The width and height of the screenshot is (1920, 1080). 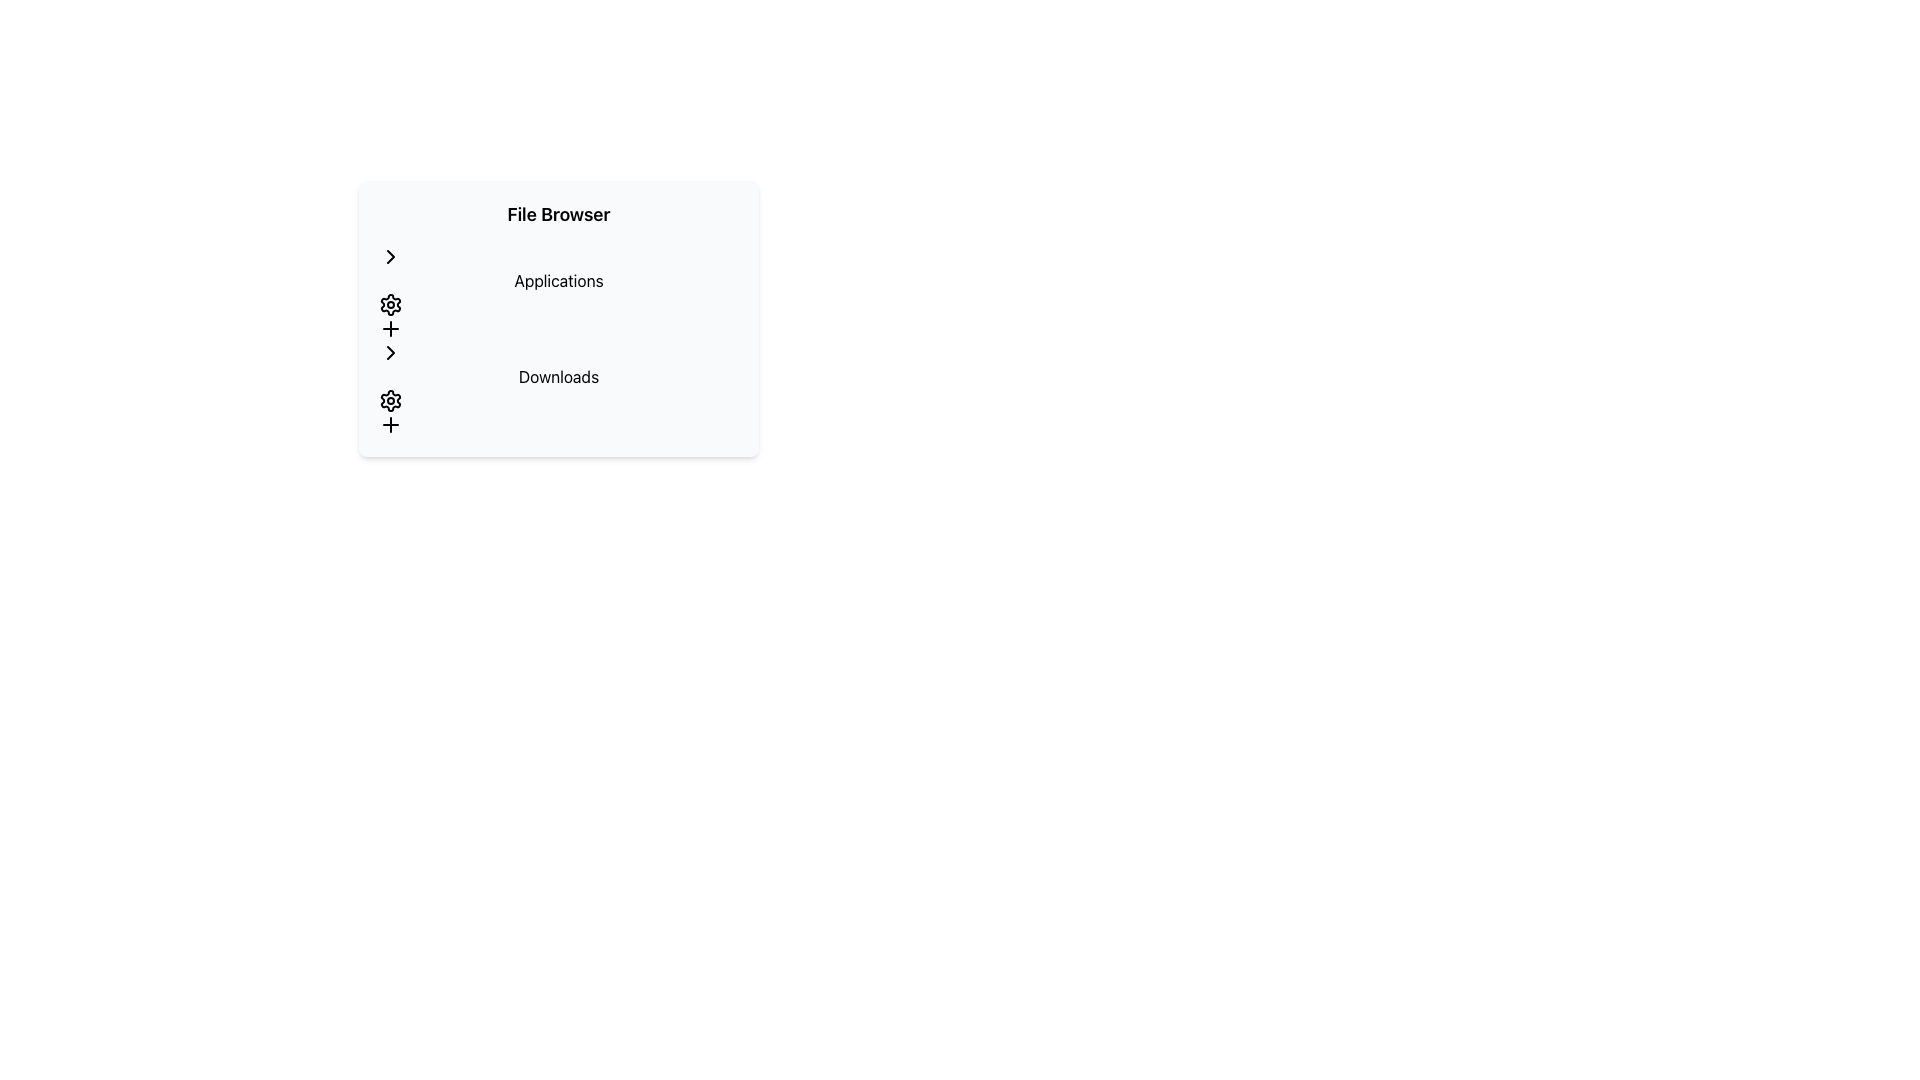 I want to click on the text label displaying 'Applications', which is styled with a standard font and a dark color, located to the left of 'Downloads' and below 'File Browser', so click(x=558, y=281).